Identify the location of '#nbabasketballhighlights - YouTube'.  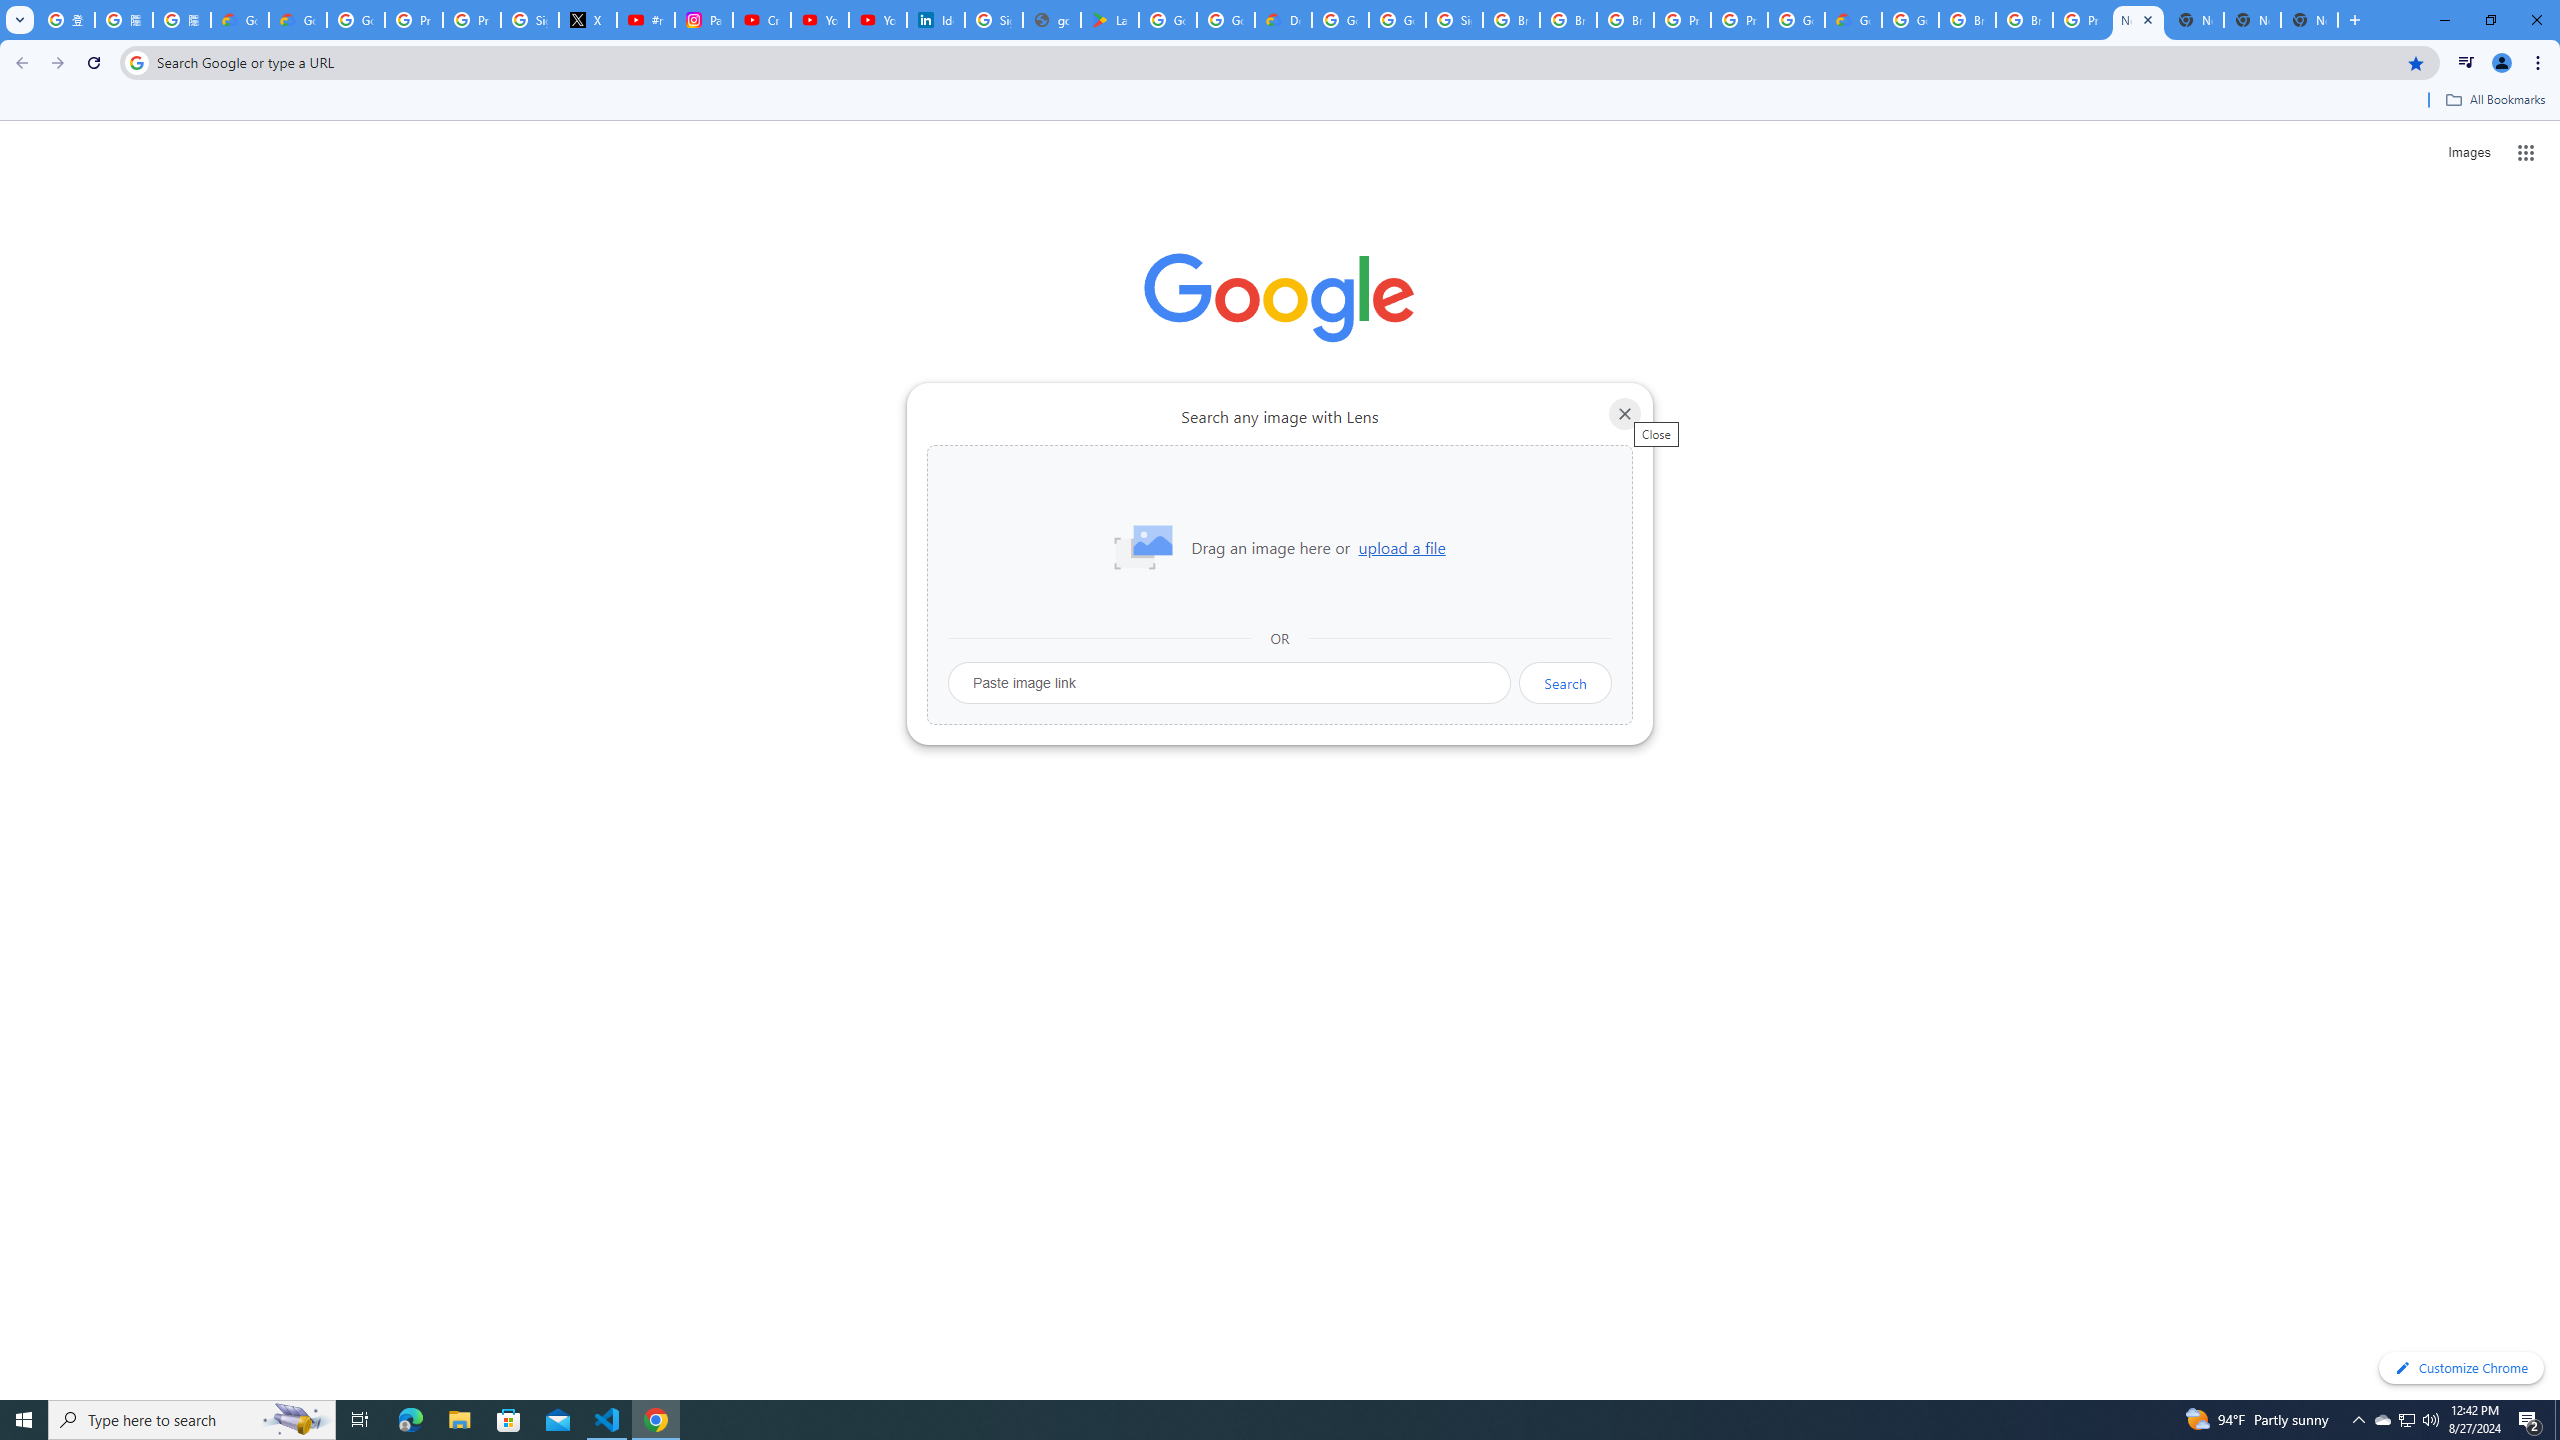
(645, 19).